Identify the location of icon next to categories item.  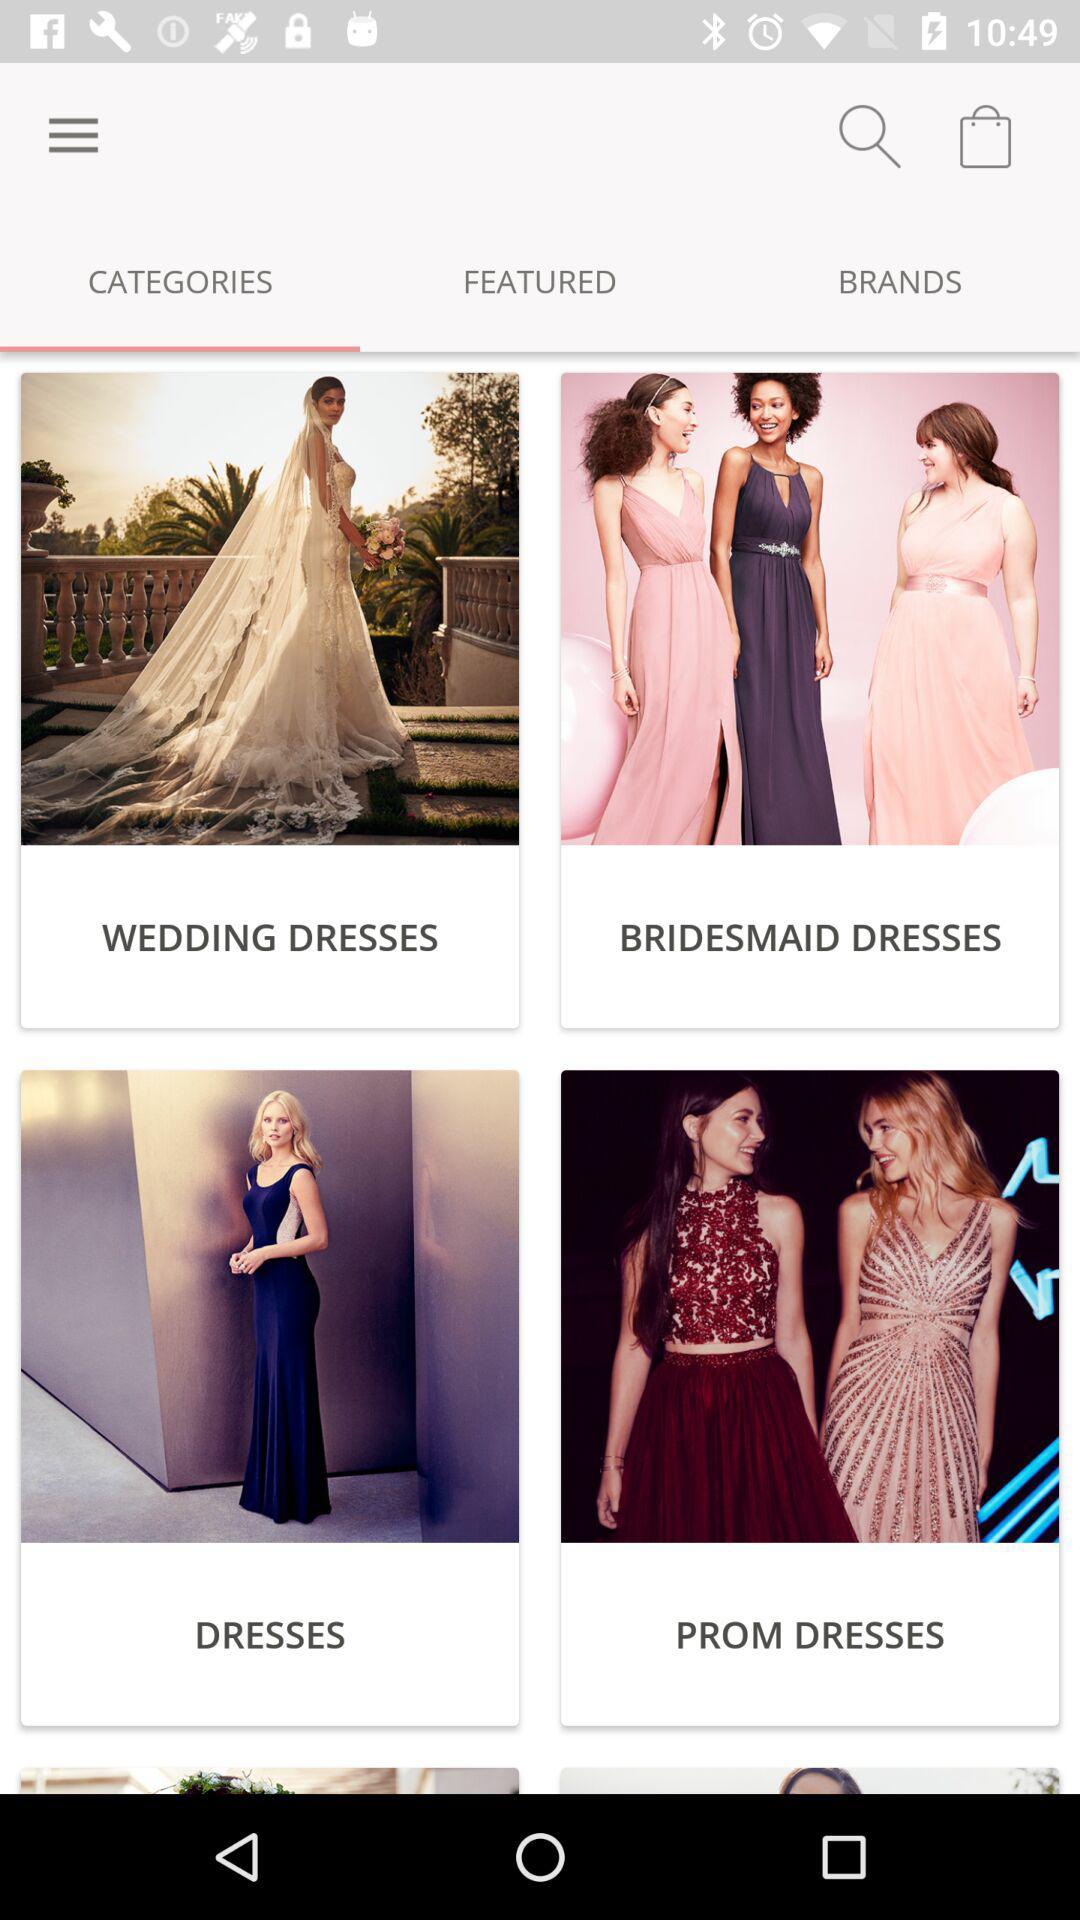
(540, 279).